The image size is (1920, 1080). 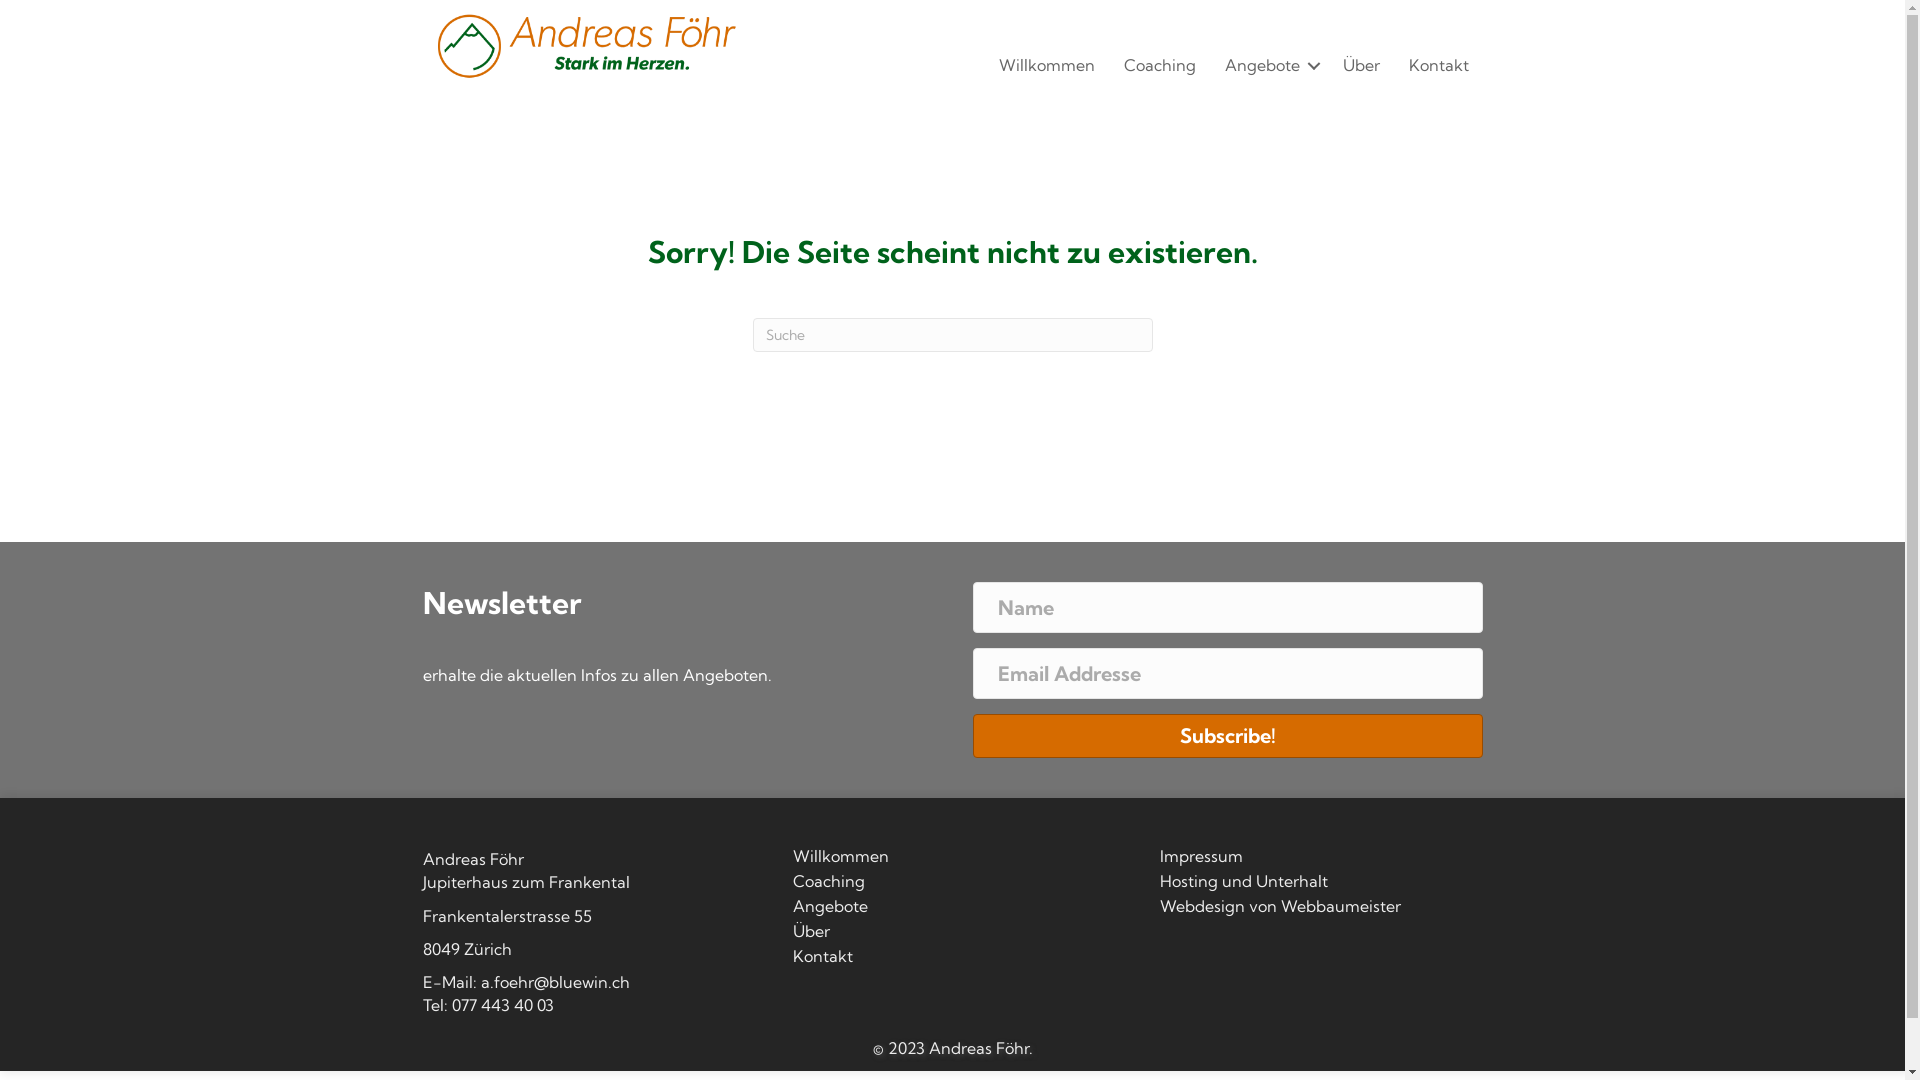 I want to click on 'Webdesign von Webbaumeister', so click(x=1156, y=910).